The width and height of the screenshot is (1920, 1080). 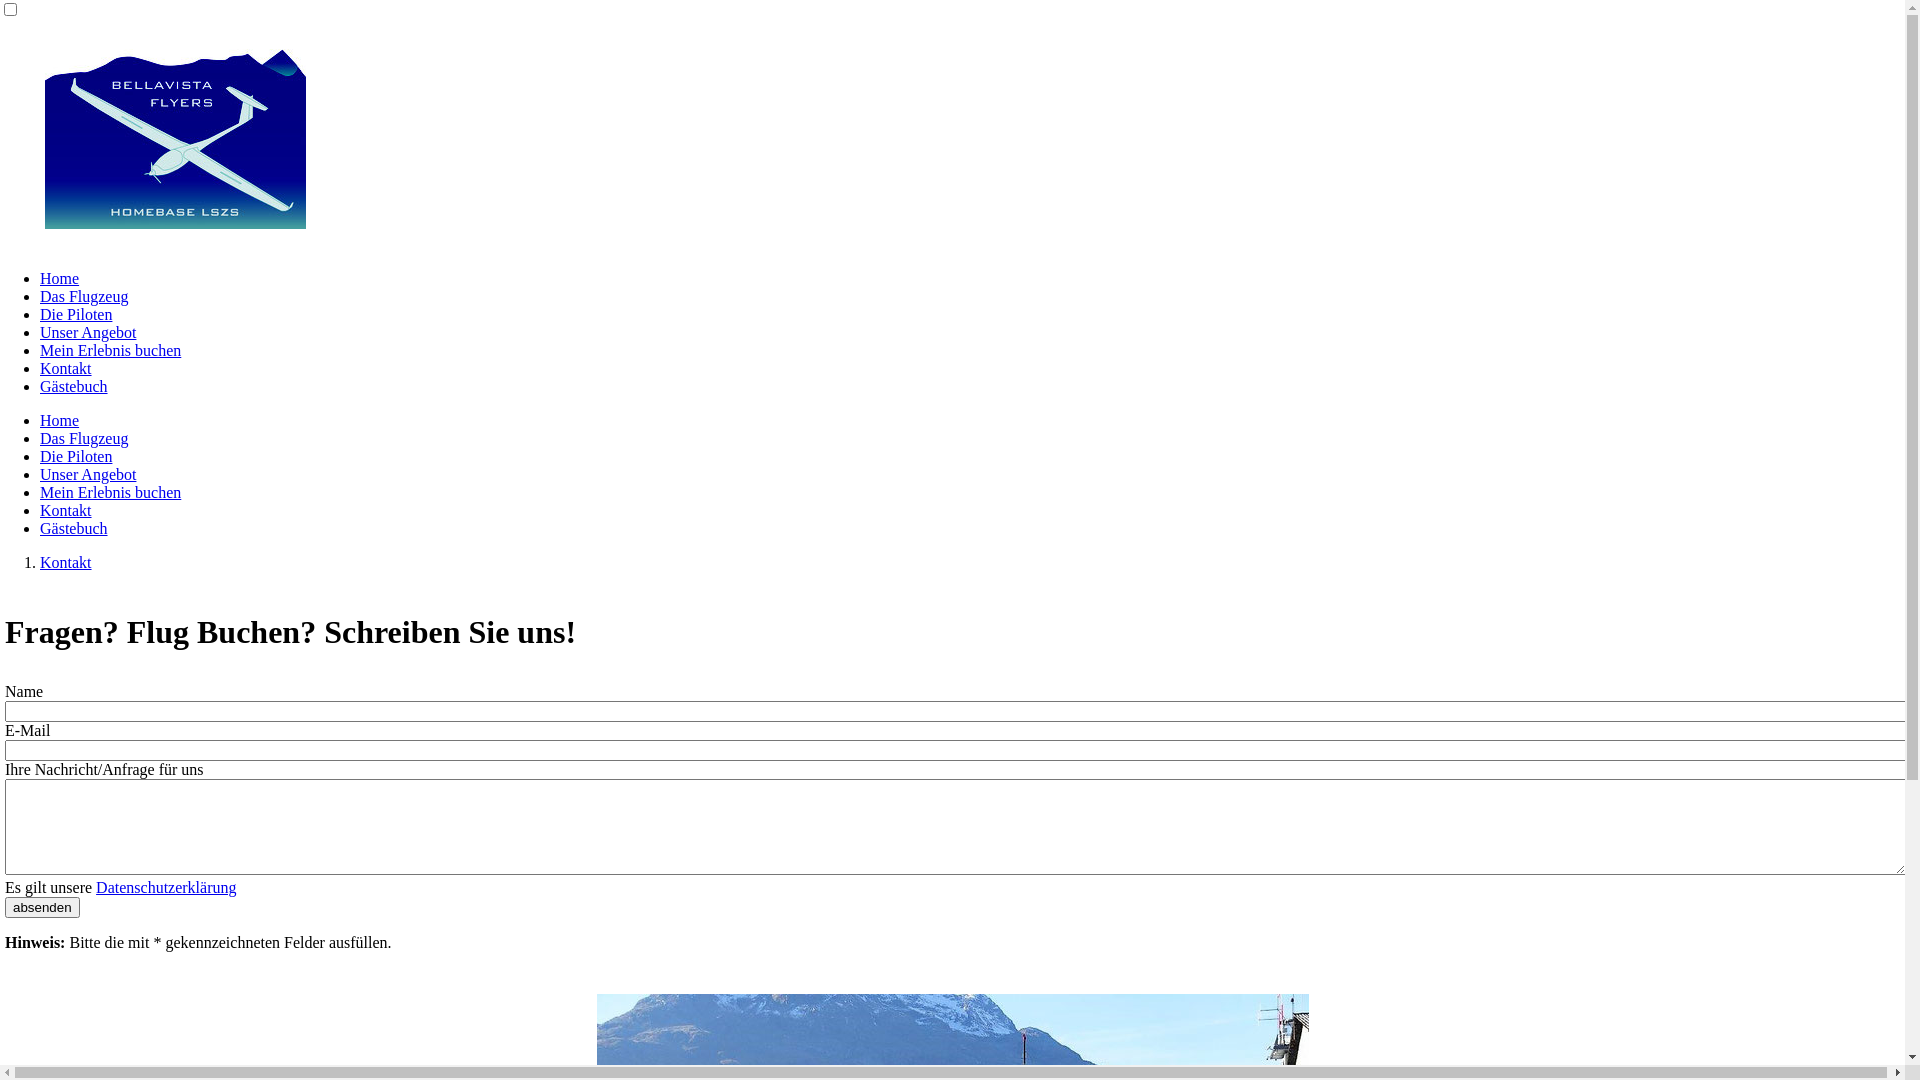 I want to click on 'Die Piloten', so click(x=76, y=456).